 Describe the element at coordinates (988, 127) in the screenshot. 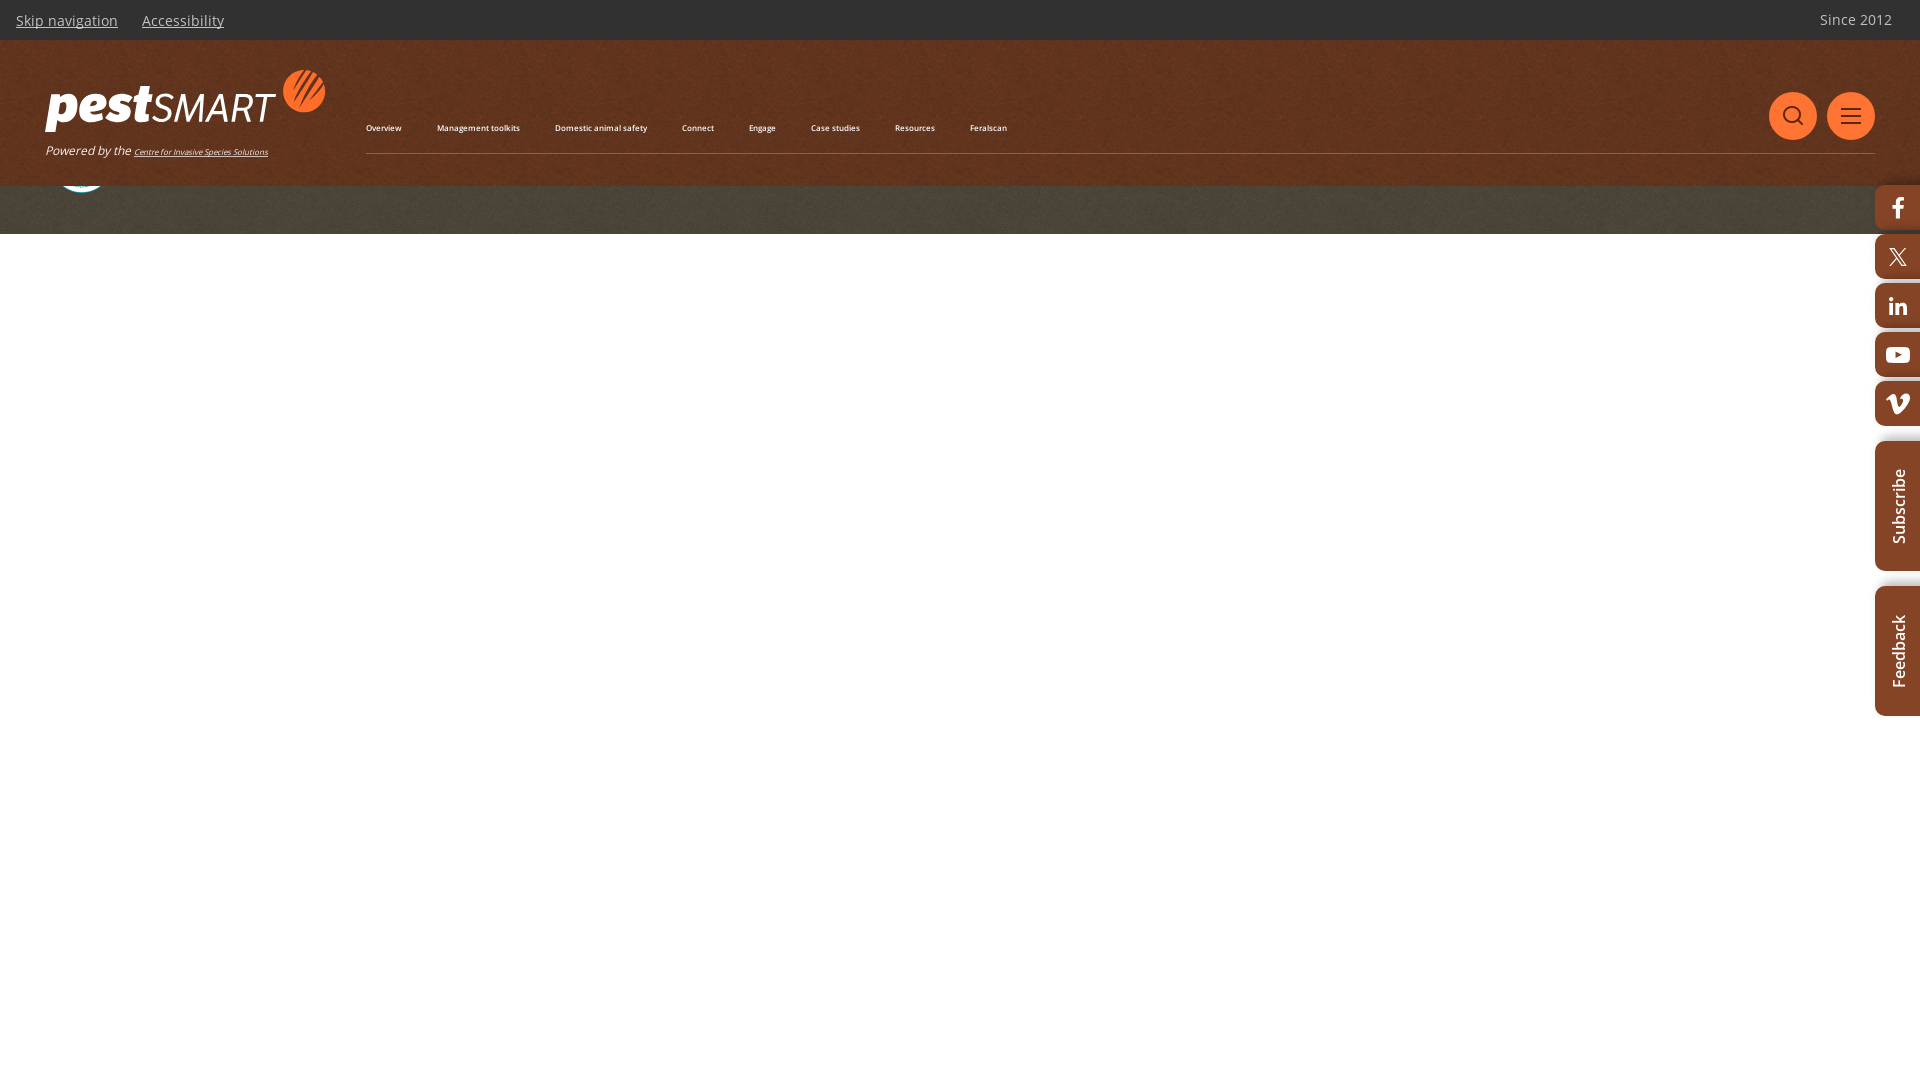

I see `'Feralscan'` at that location.